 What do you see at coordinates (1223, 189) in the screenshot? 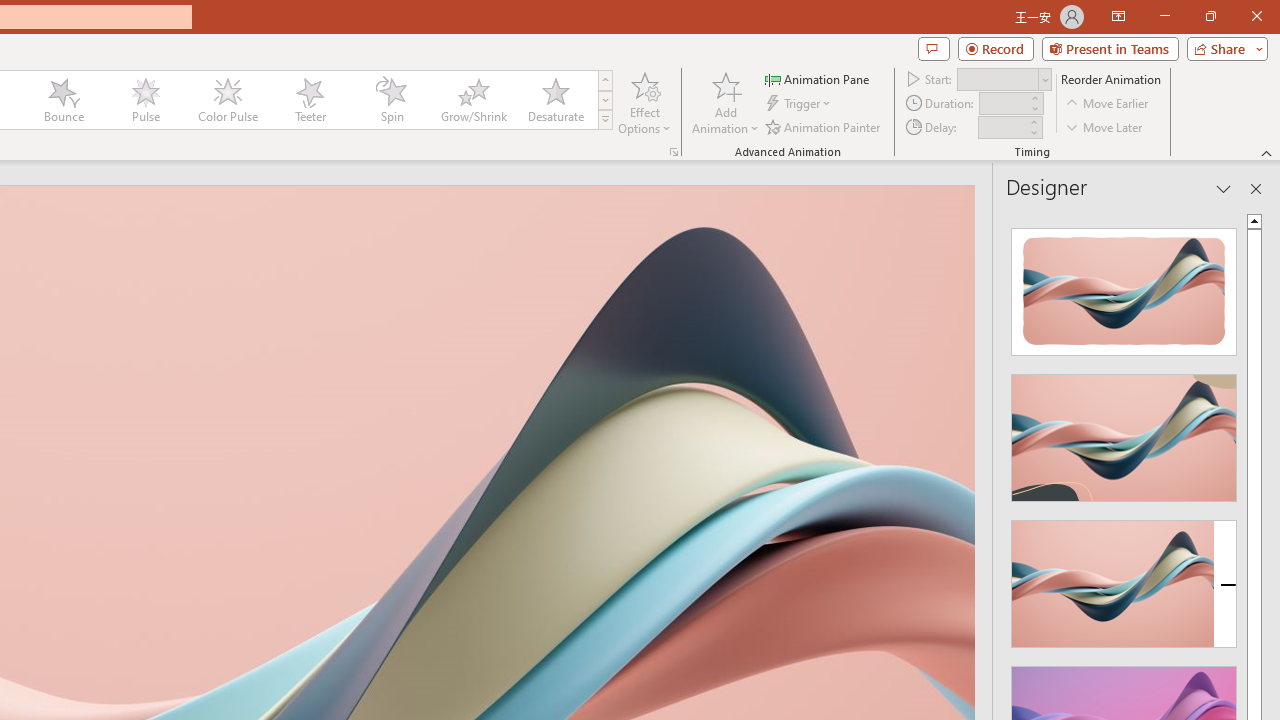
I see `'Task Pane Options'` at bounding box center [1223, 189].